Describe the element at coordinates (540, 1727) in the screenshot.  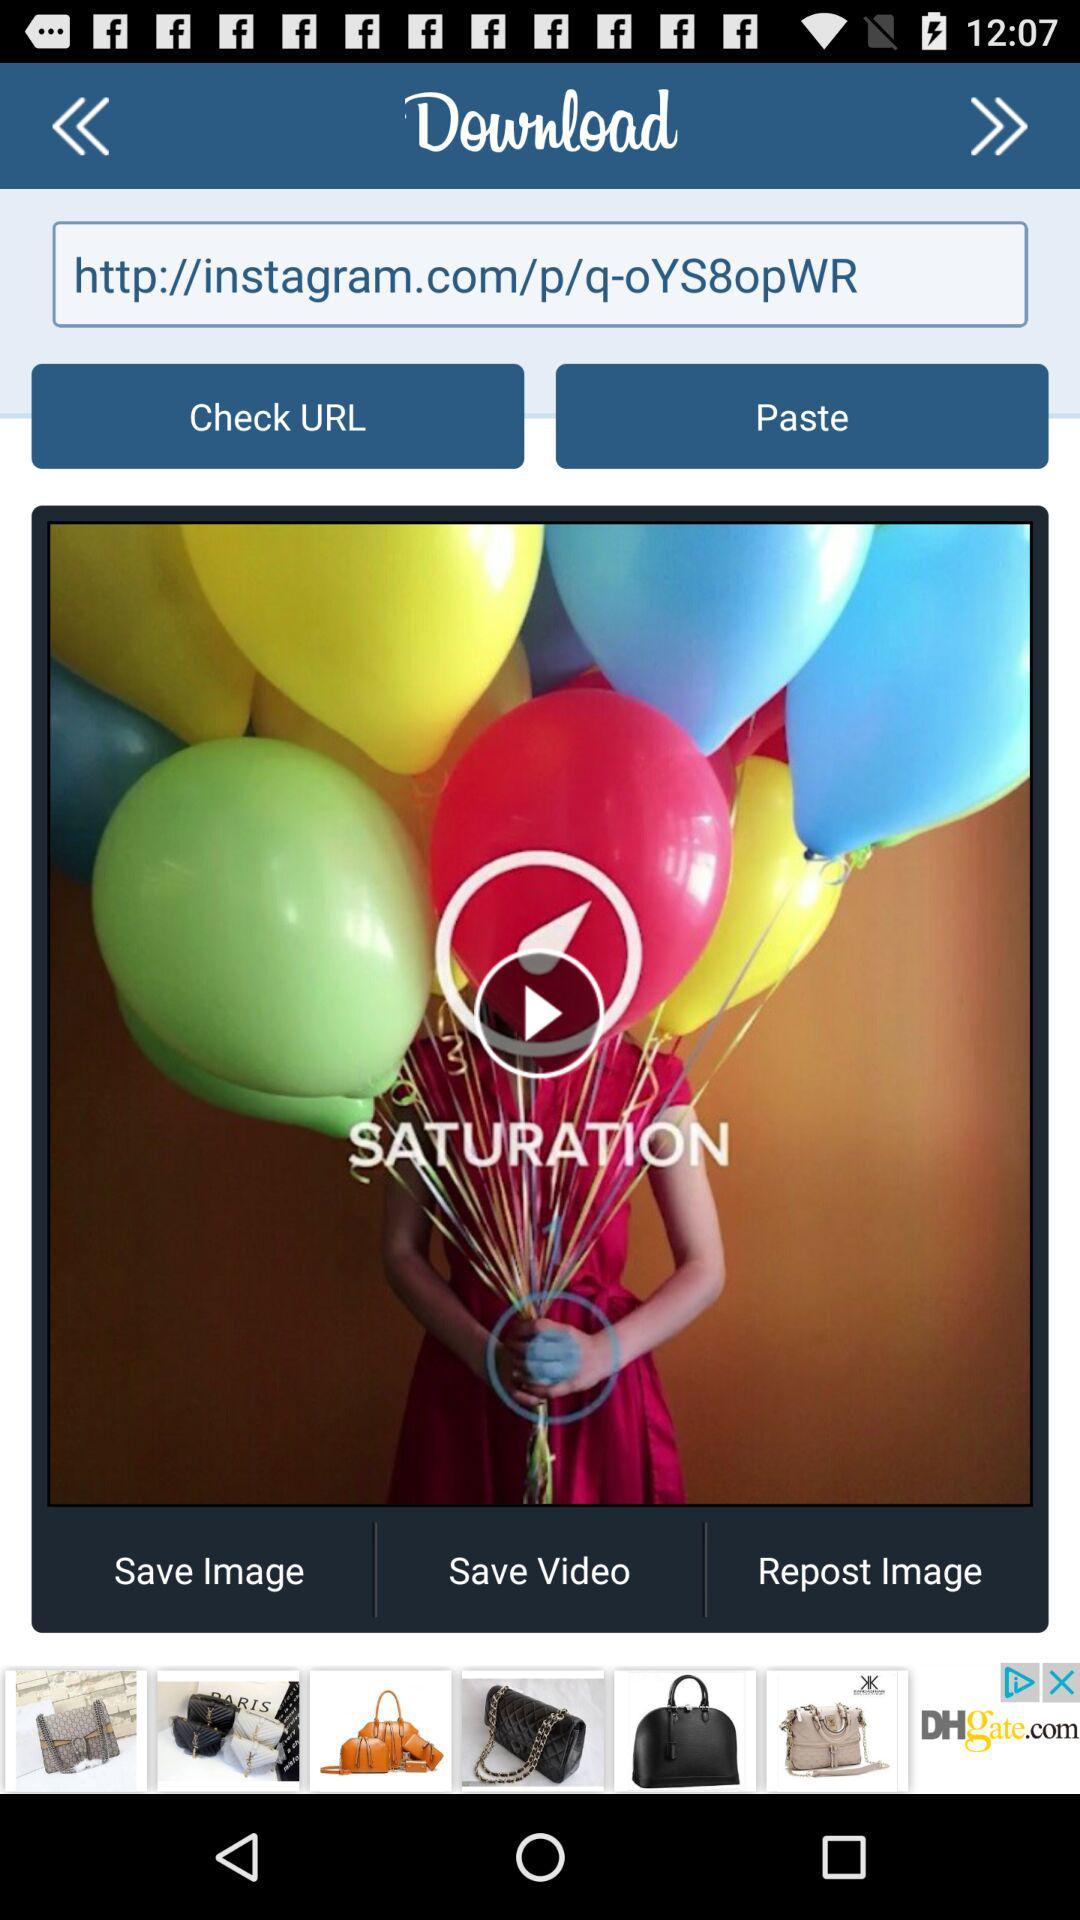
I see `advertisement page` at that location.